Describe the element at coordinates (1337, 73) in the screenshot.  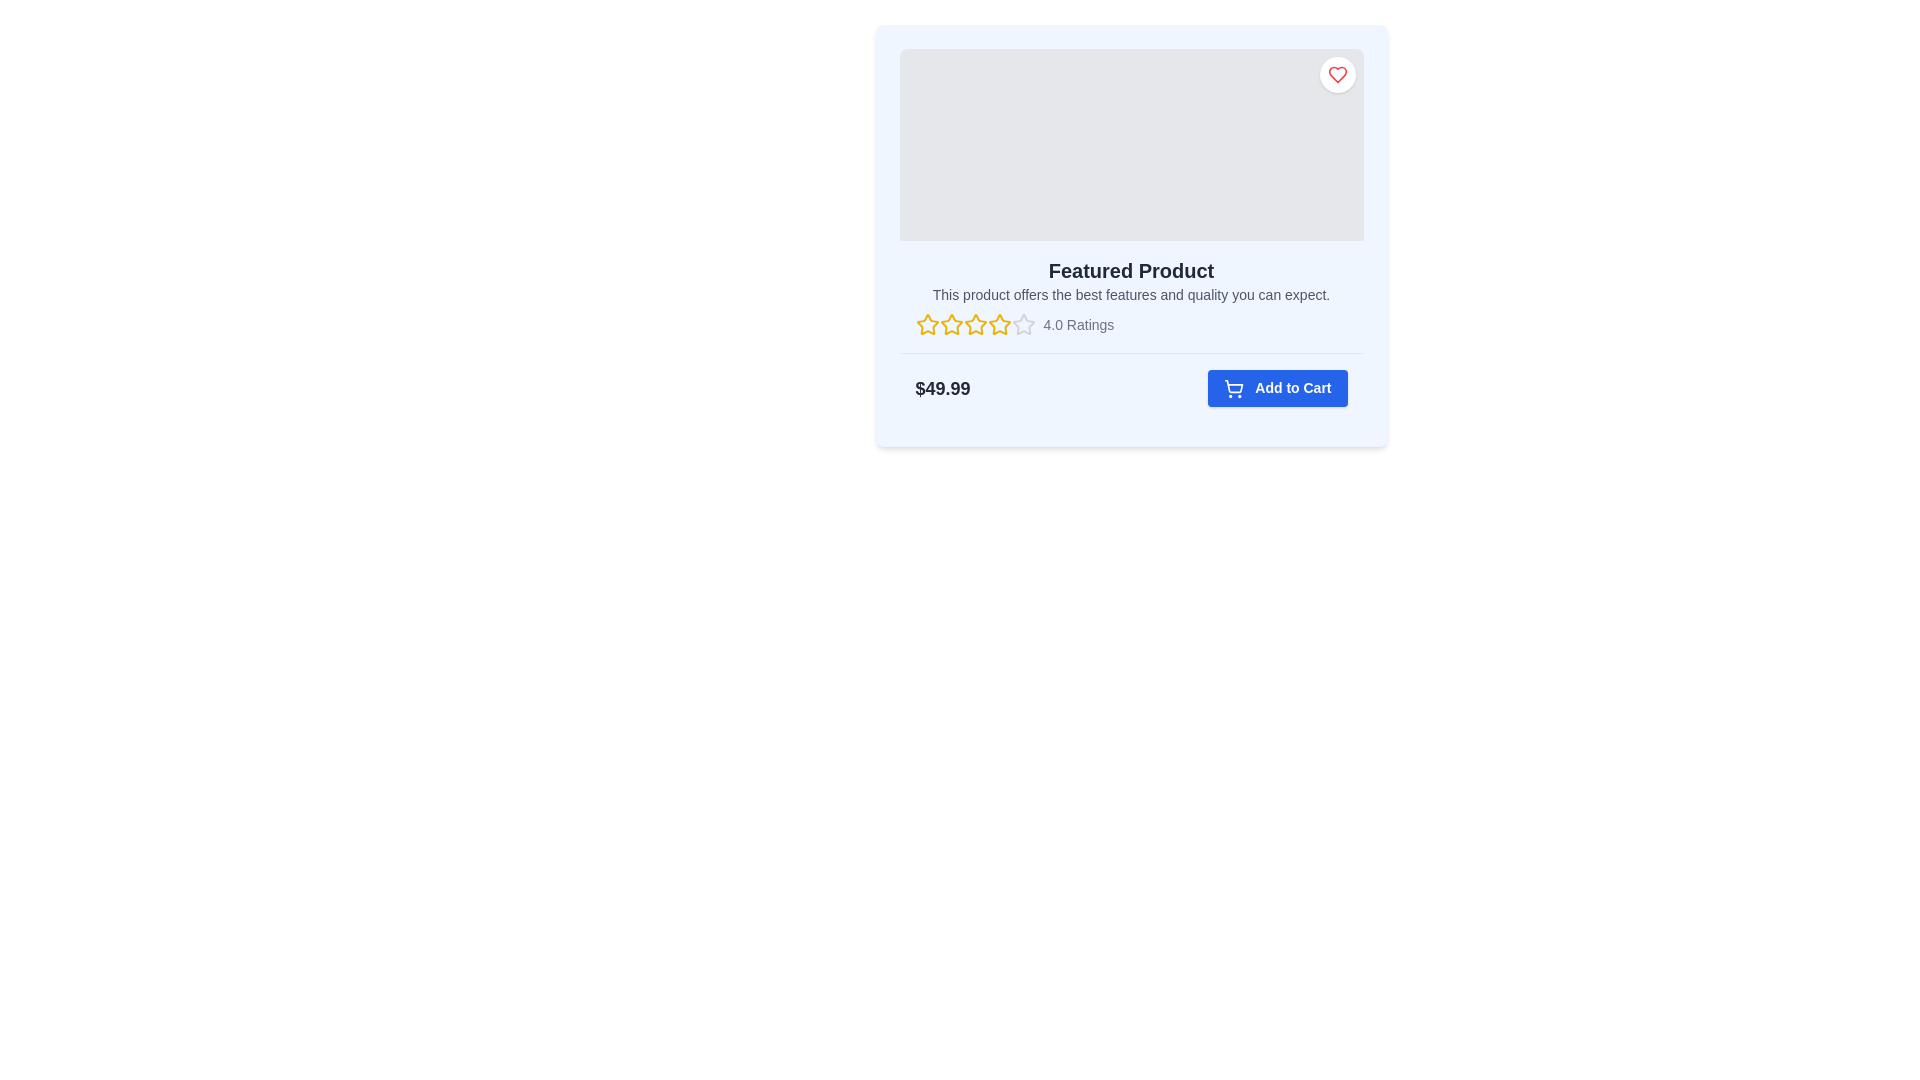
I see `the heart icon button in the upper-right corner of the card component` at that location.